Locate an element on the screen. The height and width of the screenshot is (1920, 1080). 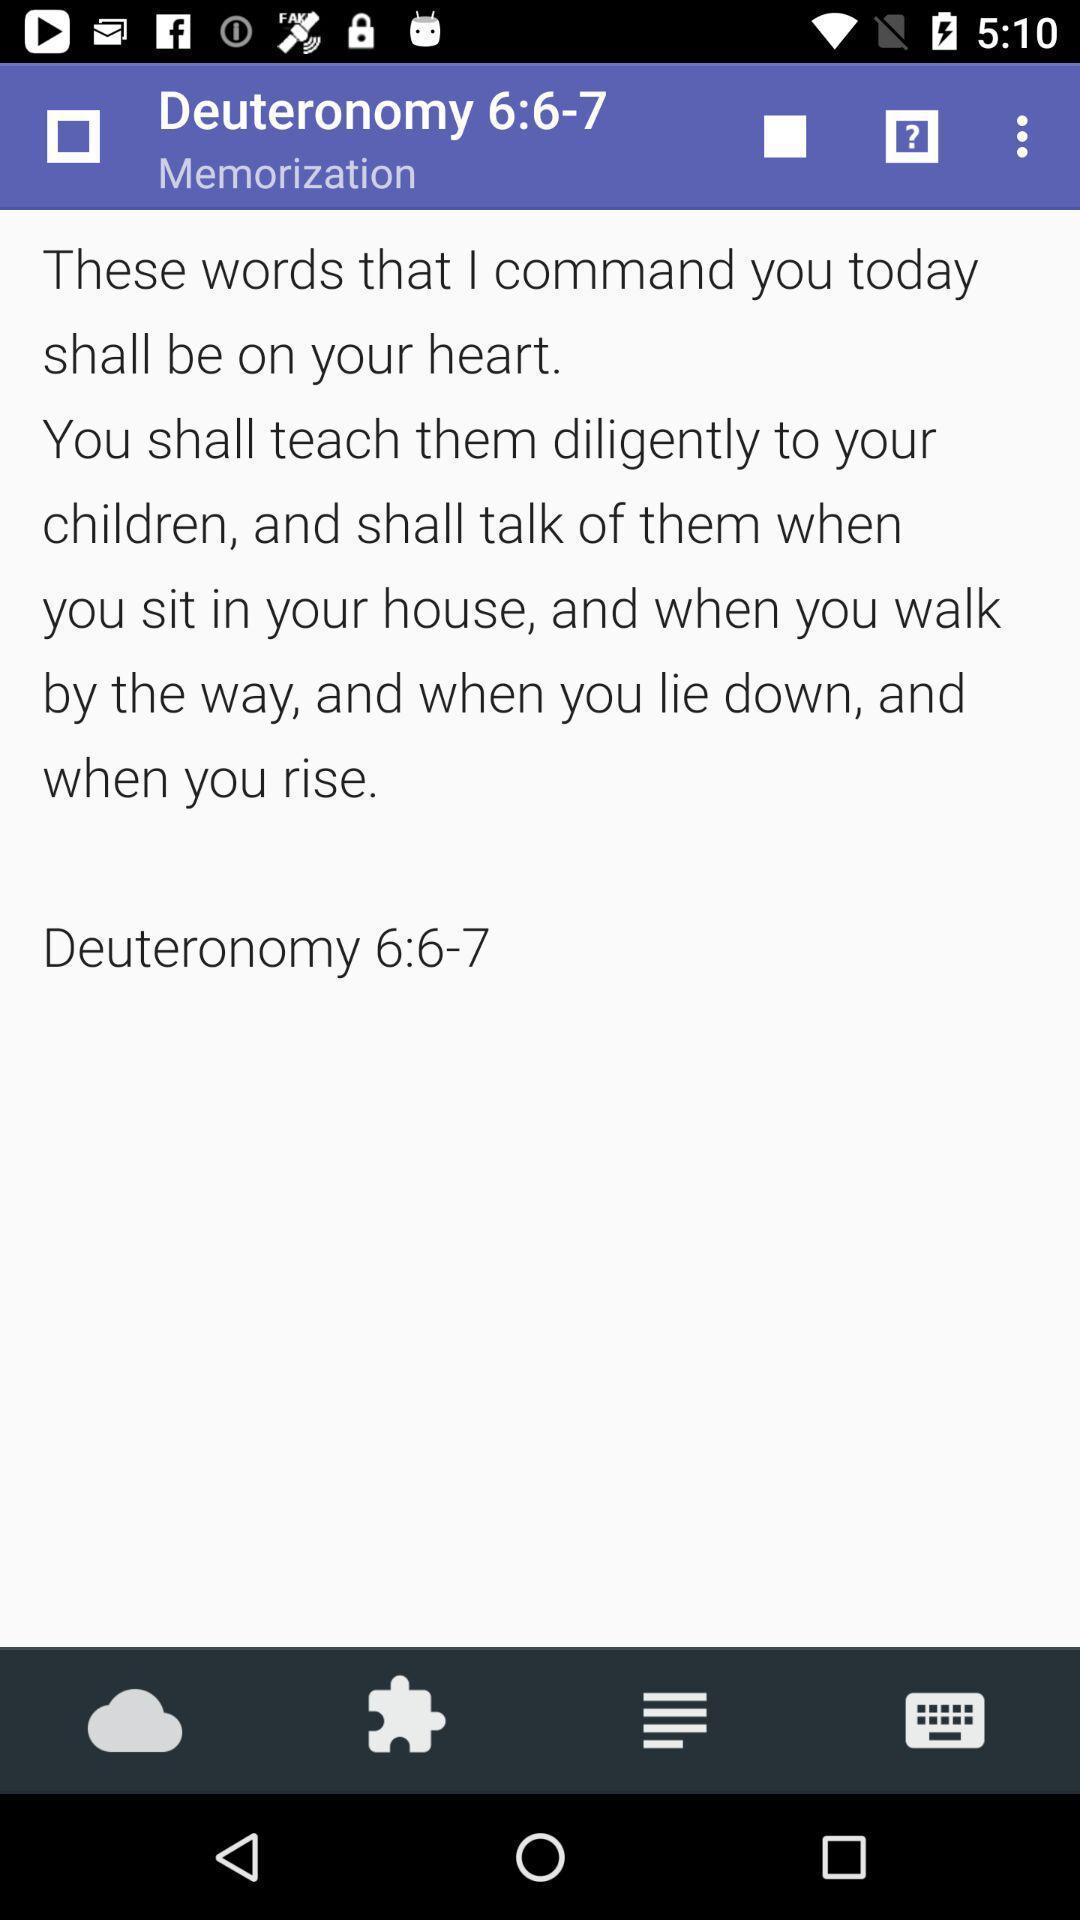
the icon at the bottom left corner is located at coordinates (135, 1719).